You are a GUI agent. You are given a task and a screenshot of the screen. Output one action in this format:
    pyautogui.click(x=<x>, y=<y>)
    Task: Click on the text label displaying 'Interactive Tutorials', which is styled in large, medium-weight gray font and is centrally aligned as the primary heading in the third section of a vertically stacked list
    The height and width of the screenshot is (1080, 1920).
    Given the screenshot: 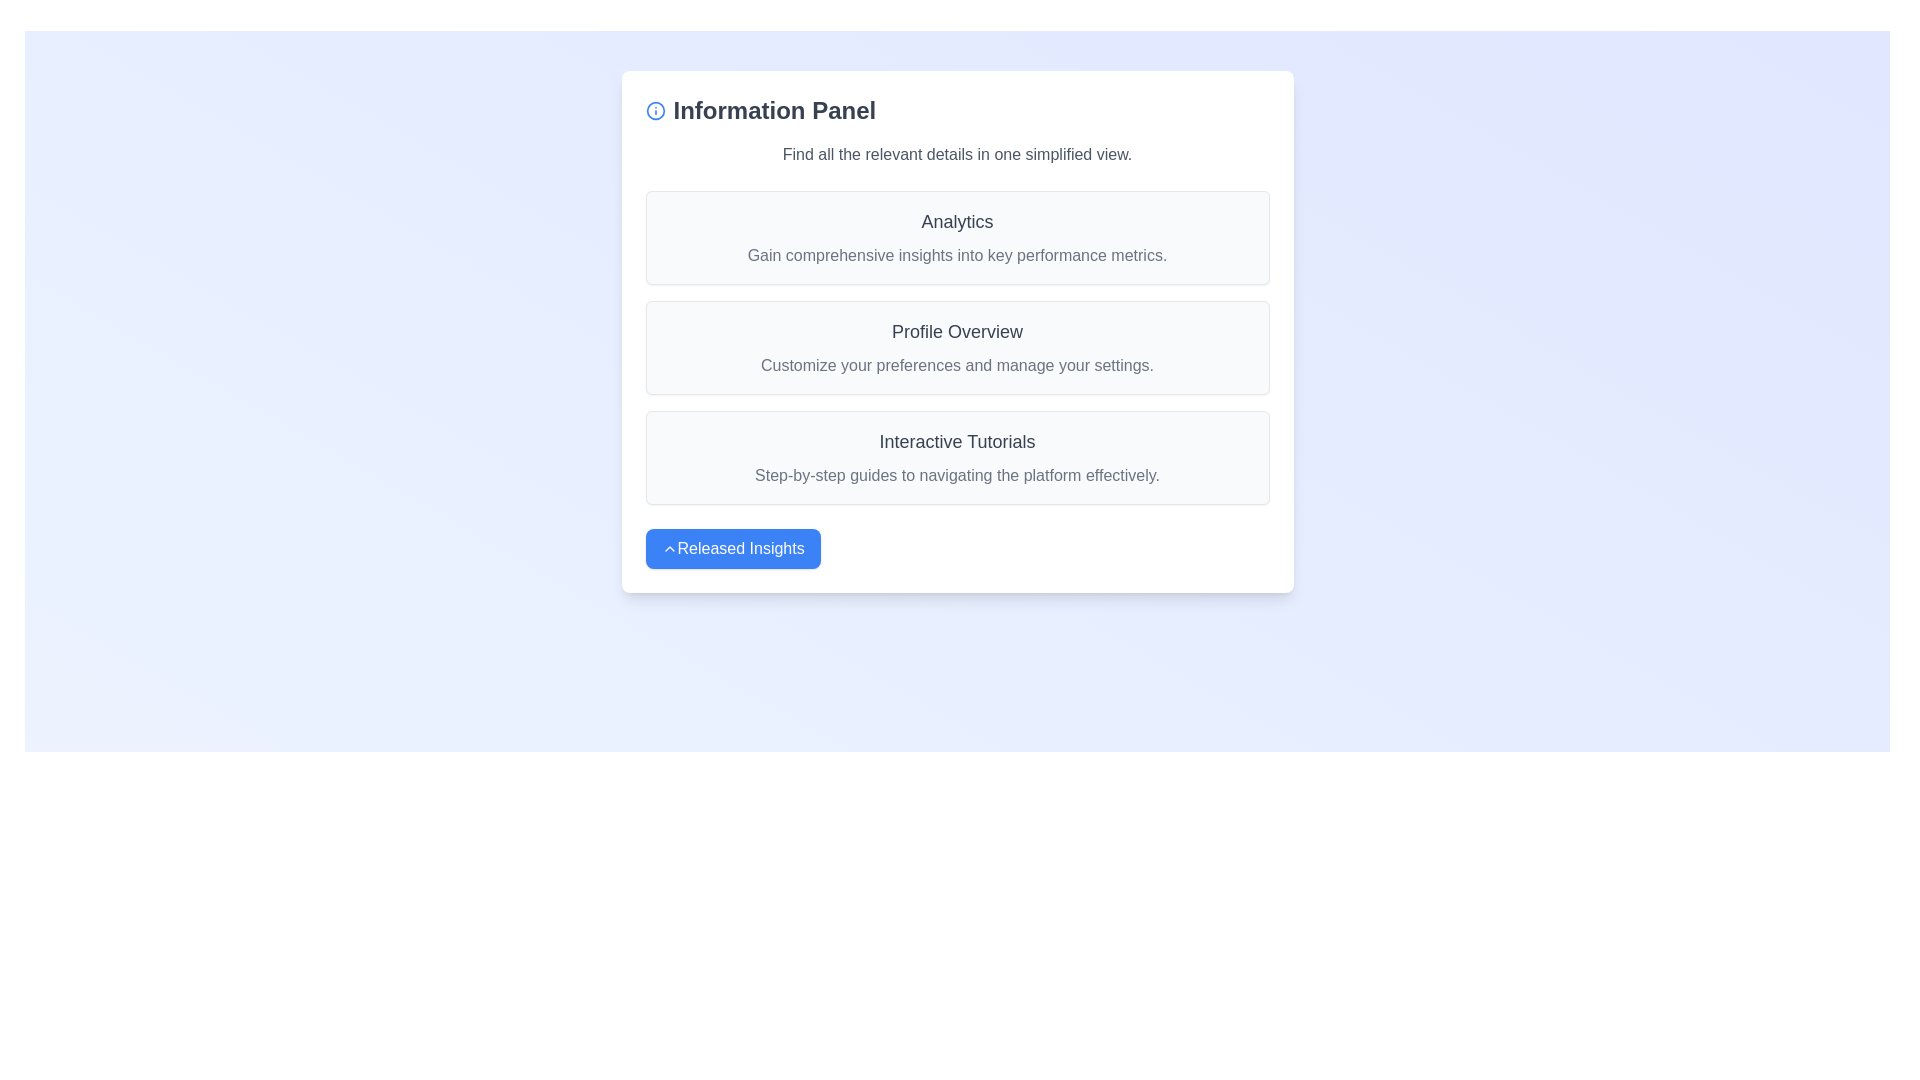 What is the action you would take?
    pyautogui.click(x=956, y=441)
    